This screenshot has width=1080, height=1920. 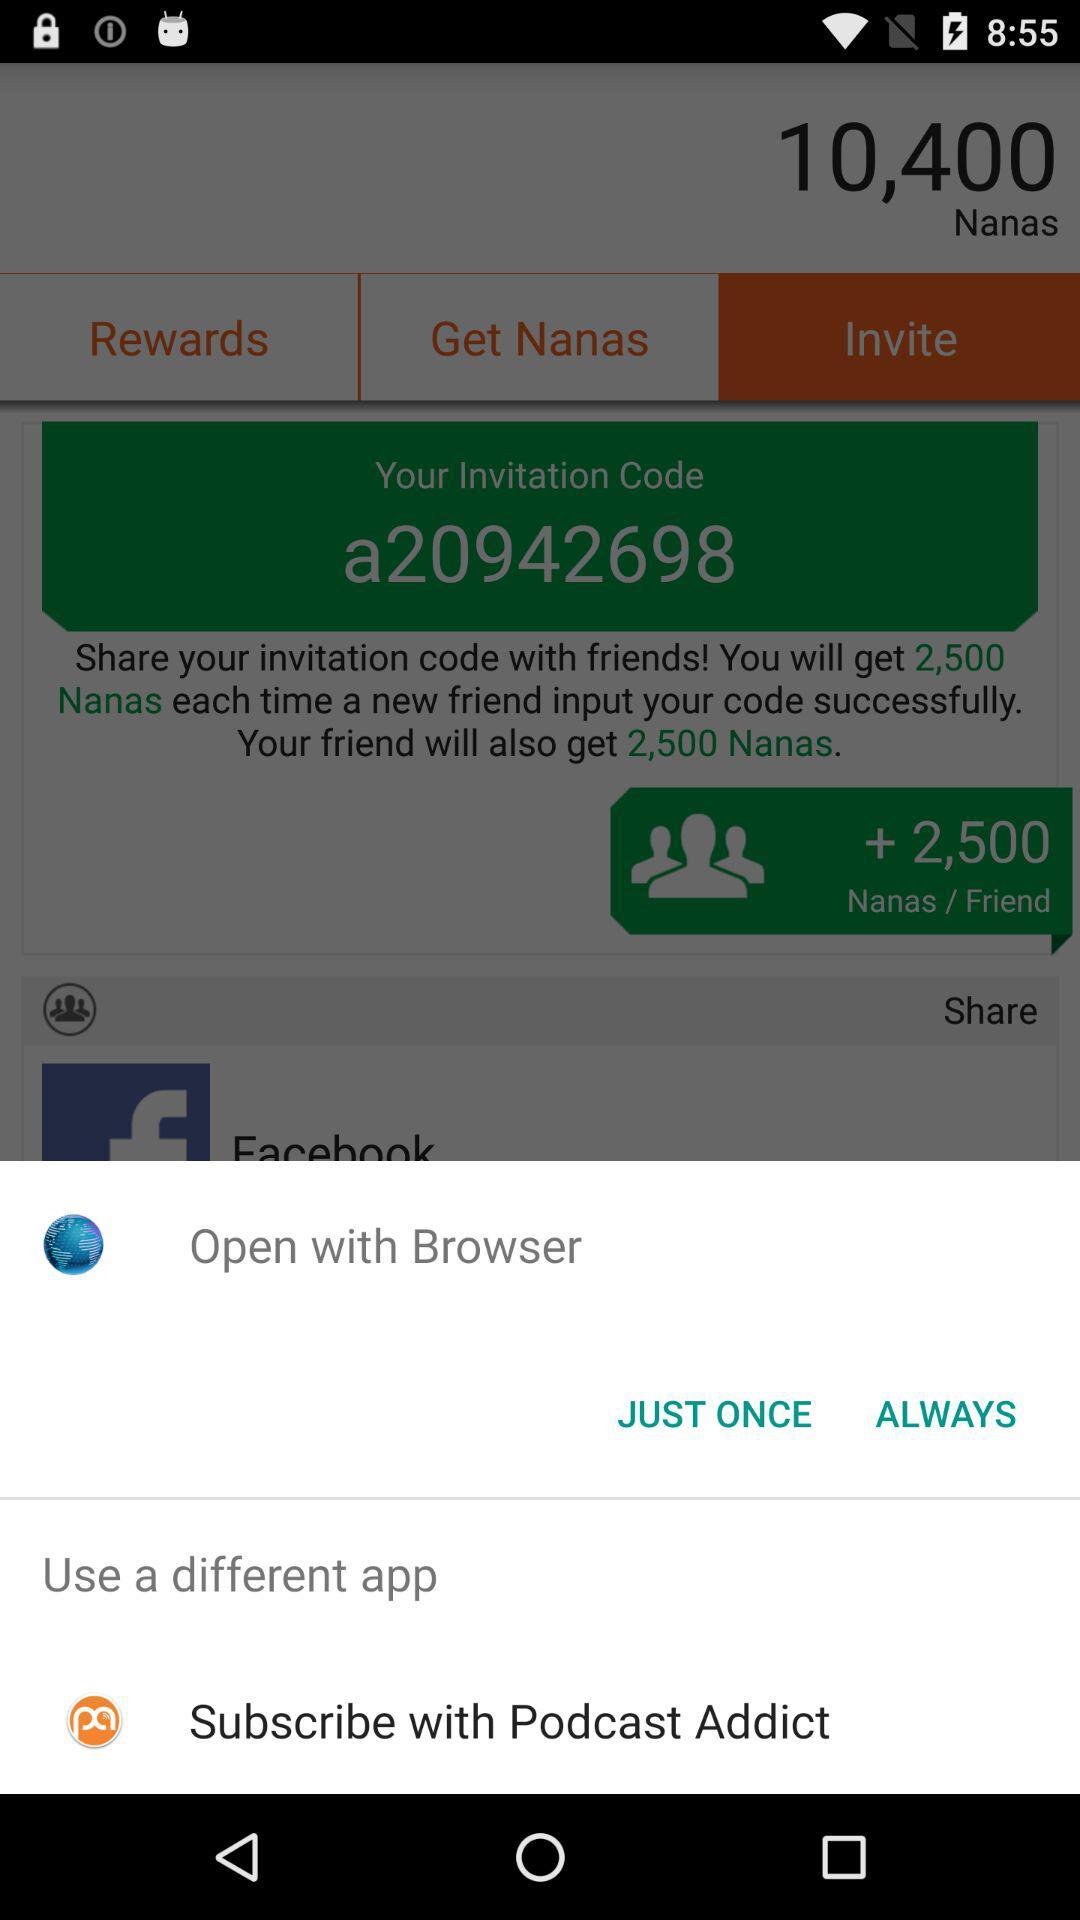 What do you see at coordinates (945, 1411) in the screenshot?
I see `always button` at bounding box center [945, 1411].